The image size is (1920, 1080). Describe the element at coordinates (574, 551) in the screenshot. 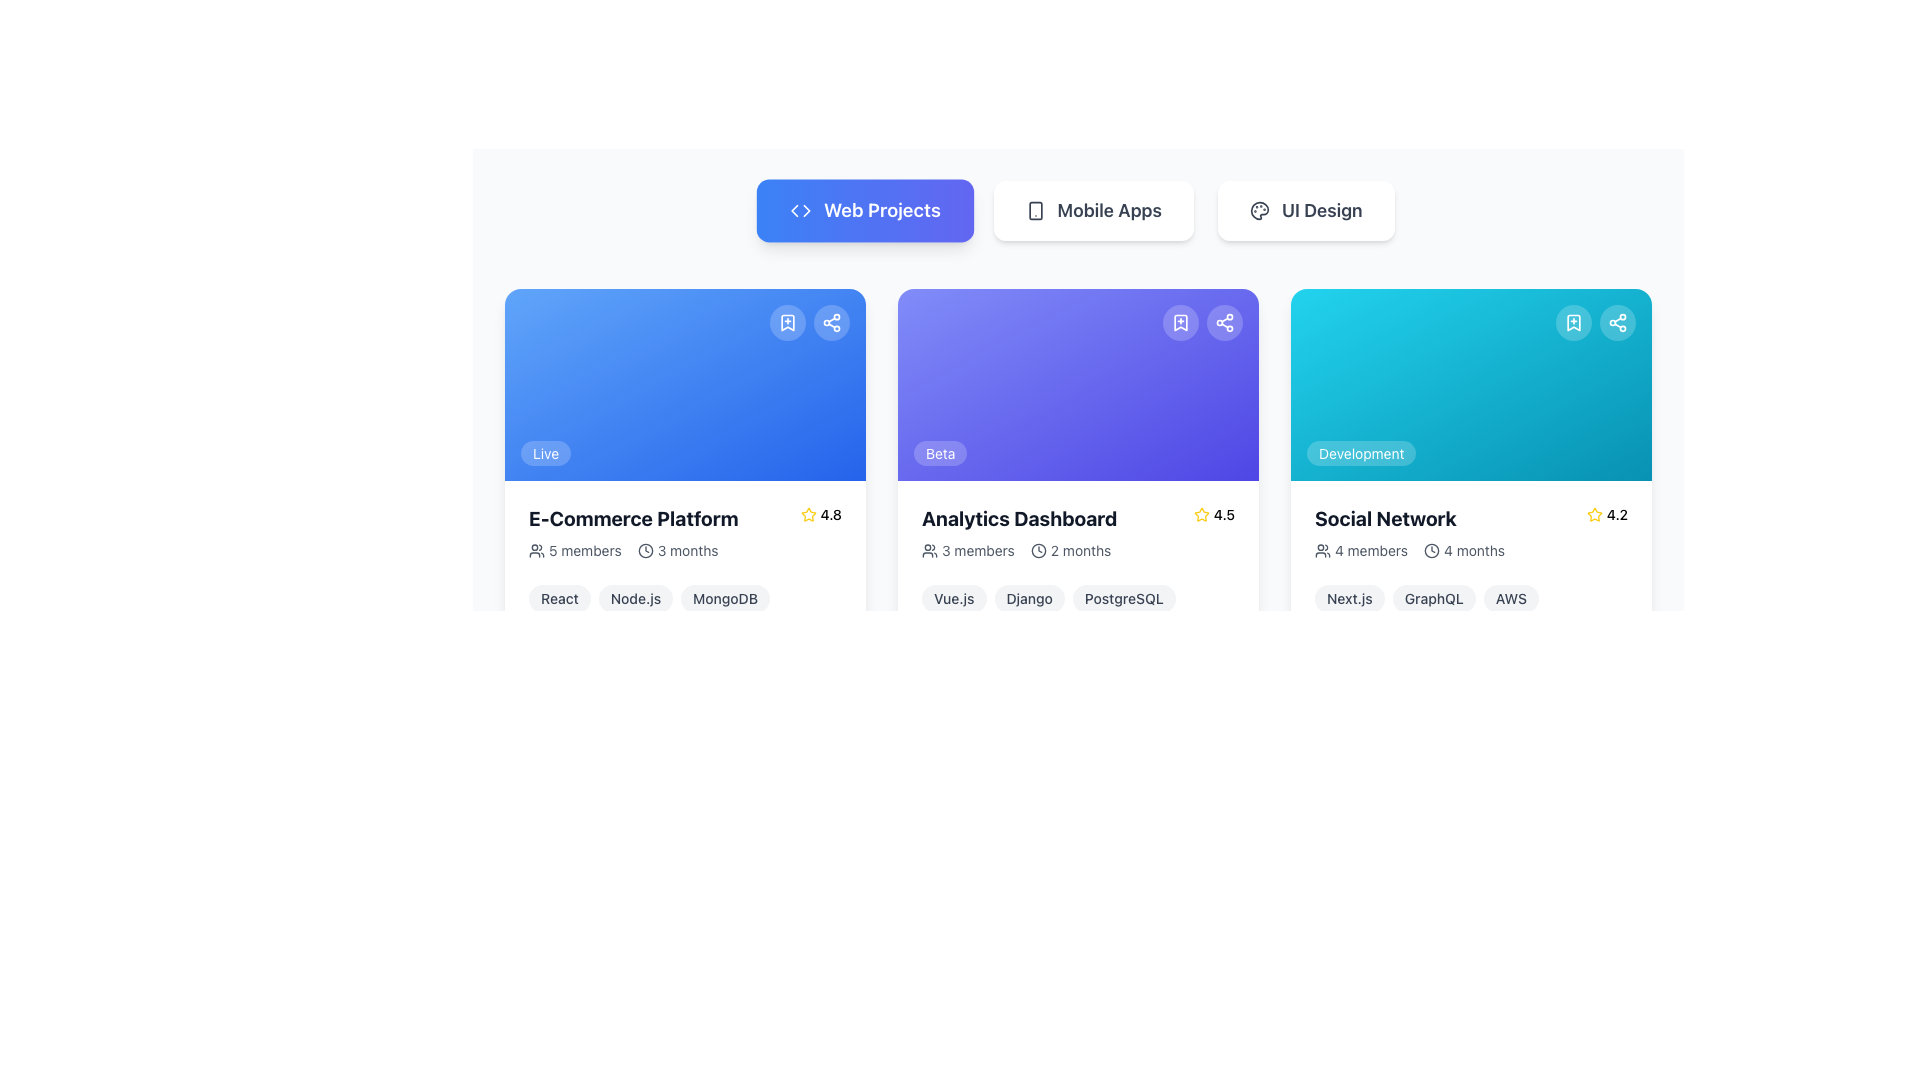

I see `the text label indicating the number of members involved in the project, which is located within the first card under the 'Web Projects' tab, to the left of the '3 months' label and below the title 'E-Commerce Platform'` at that location.